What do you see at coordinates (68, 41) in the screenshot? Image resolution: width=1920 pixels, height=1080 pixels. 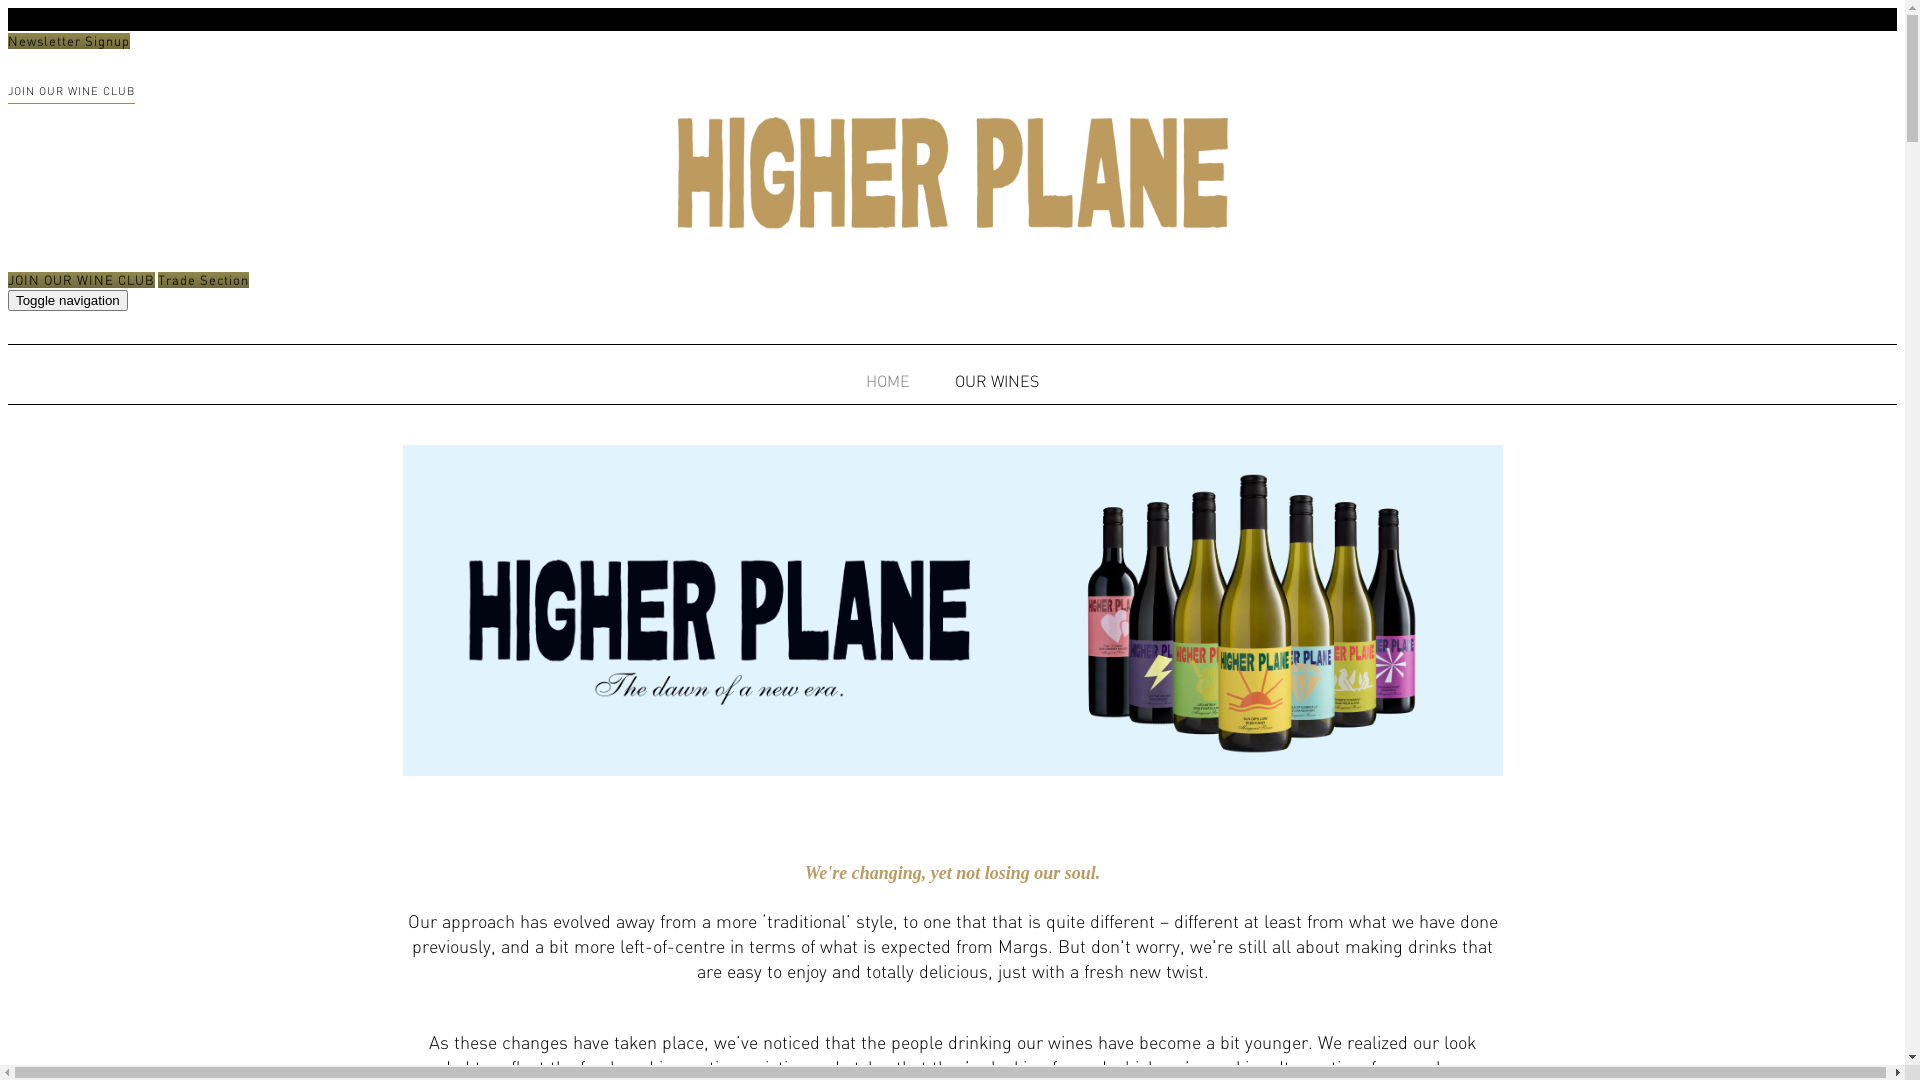 I see `'Newsletter Signup'` at bounding box center [68, 41].